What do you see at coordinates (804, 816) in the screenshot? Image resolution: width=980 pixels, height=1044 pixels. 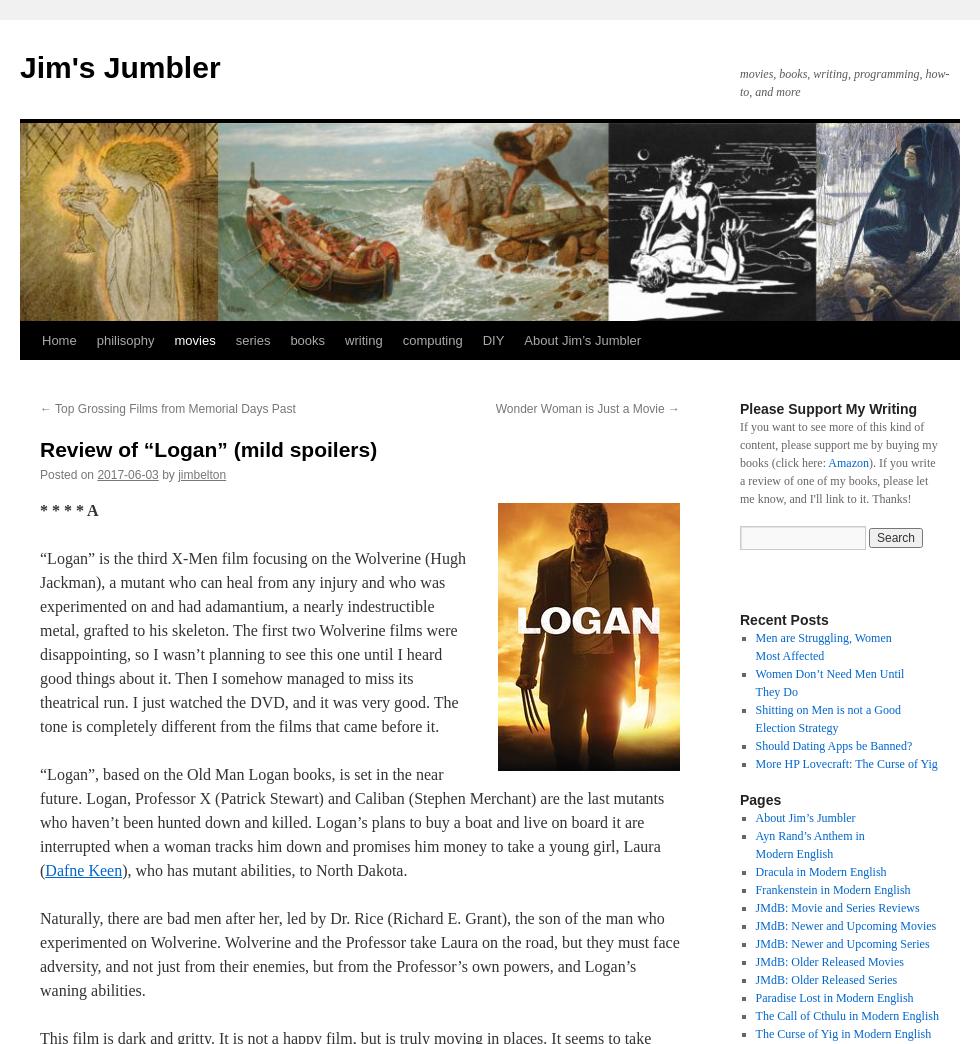 I see `'About Jim’s Jumbler'` at bounding box center [804, 816].